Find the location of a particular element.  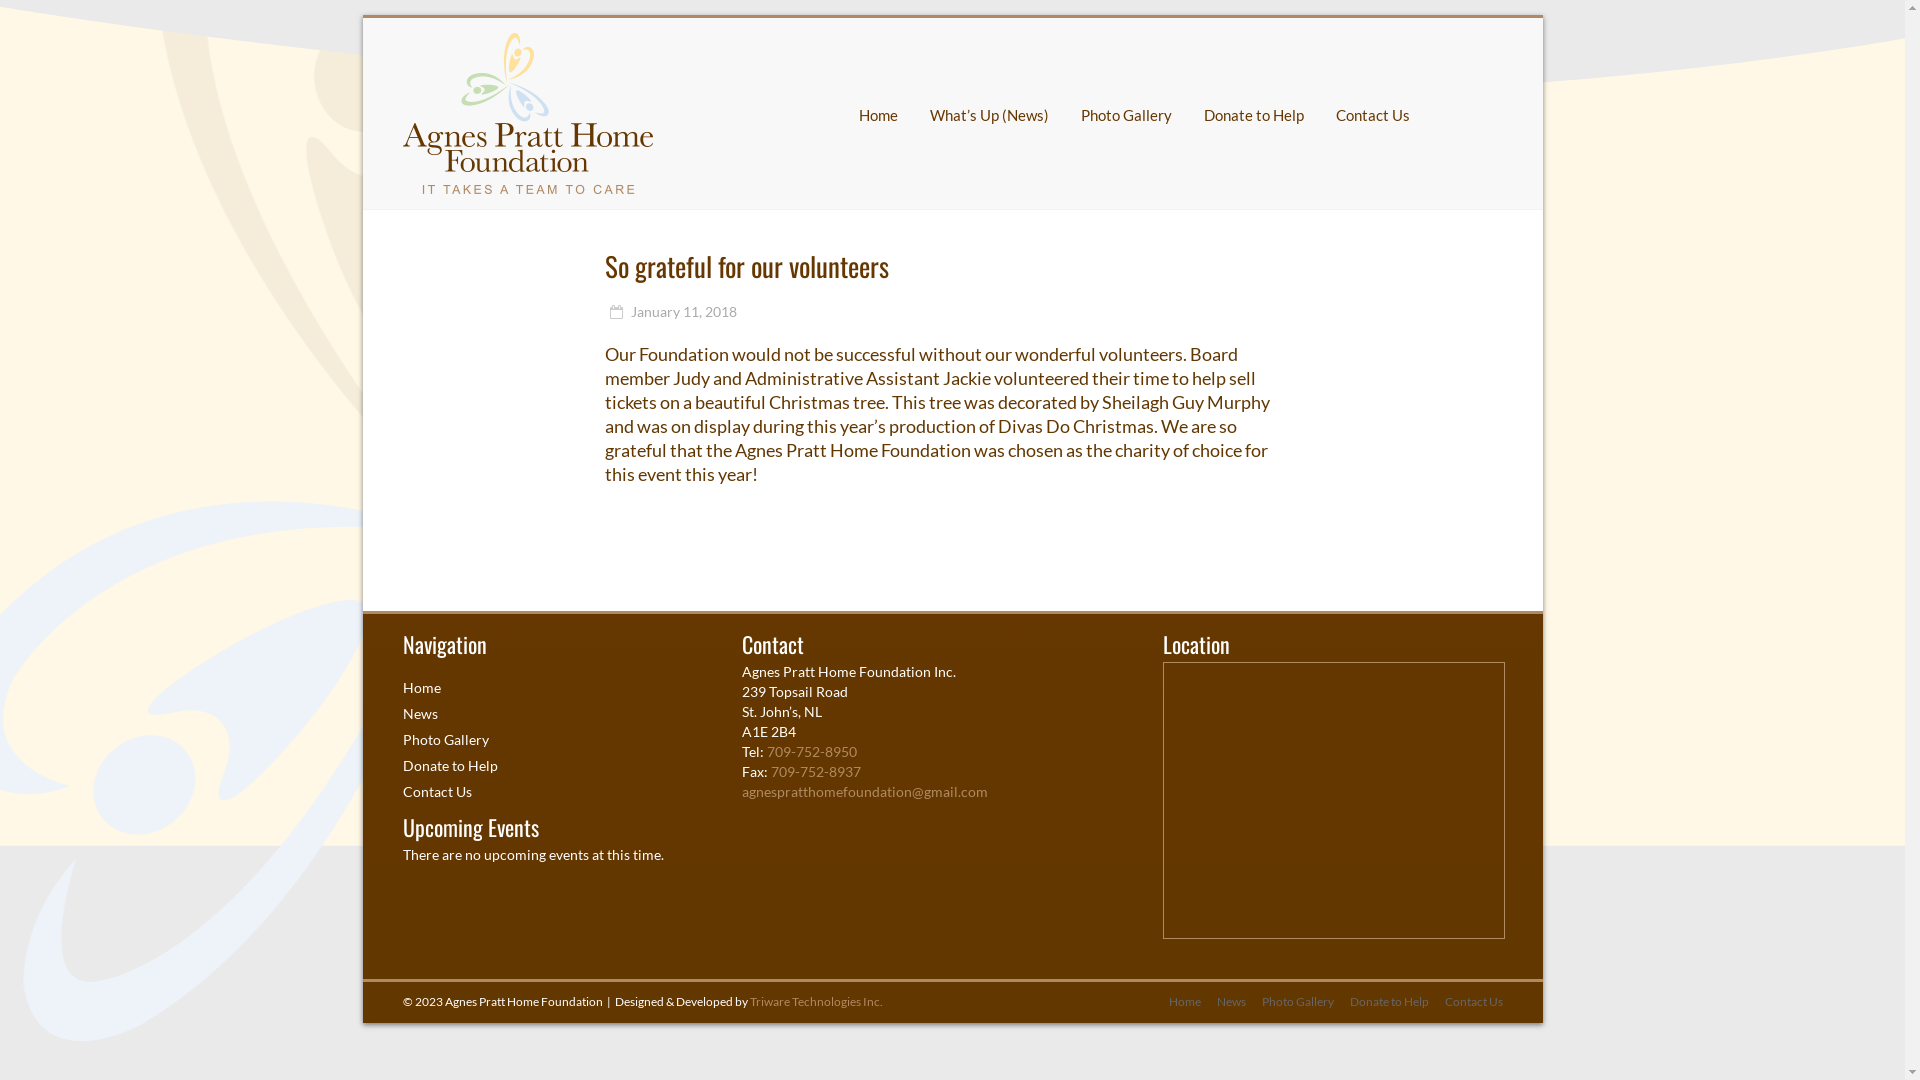

'Home' is located at coordinates (420, 686).